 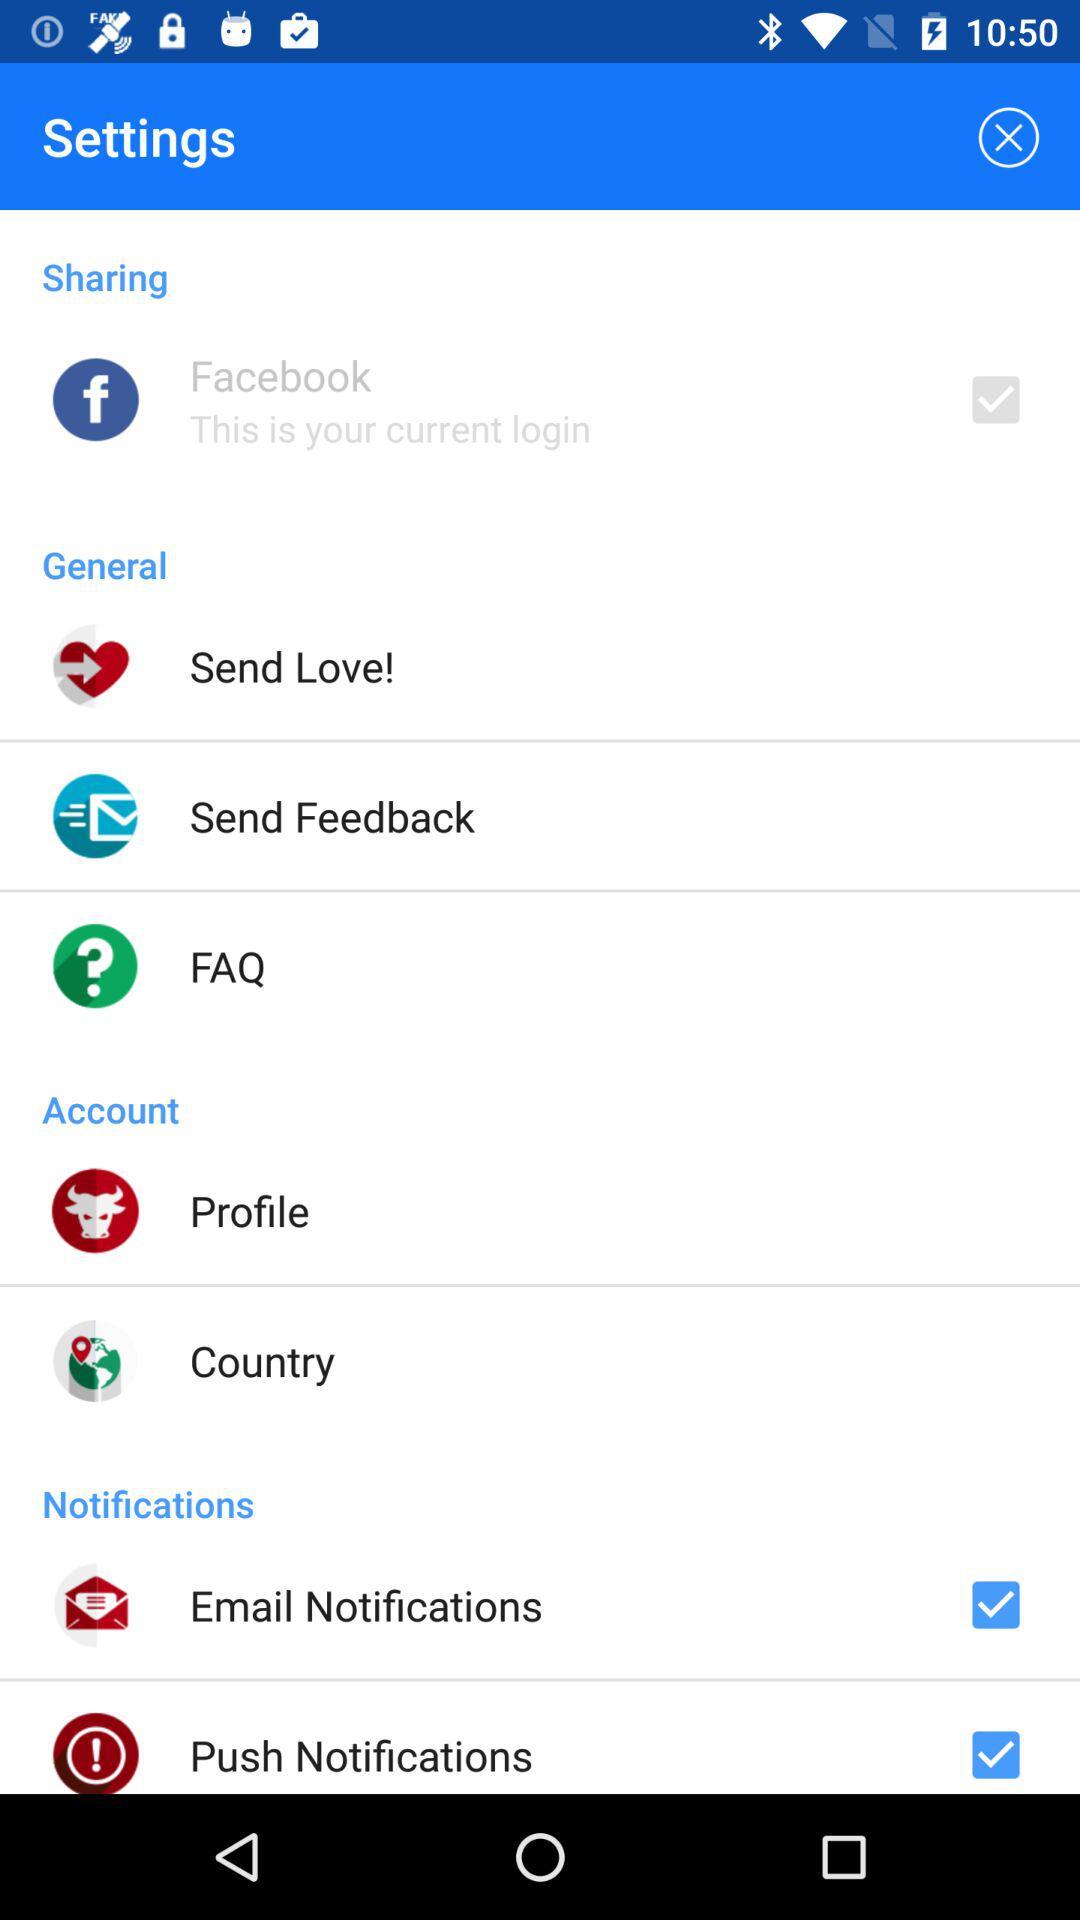 What do you see at coordinates (248, 1209) in the screenshot?
I see `the profile item` at bounding box center [248, 1209].